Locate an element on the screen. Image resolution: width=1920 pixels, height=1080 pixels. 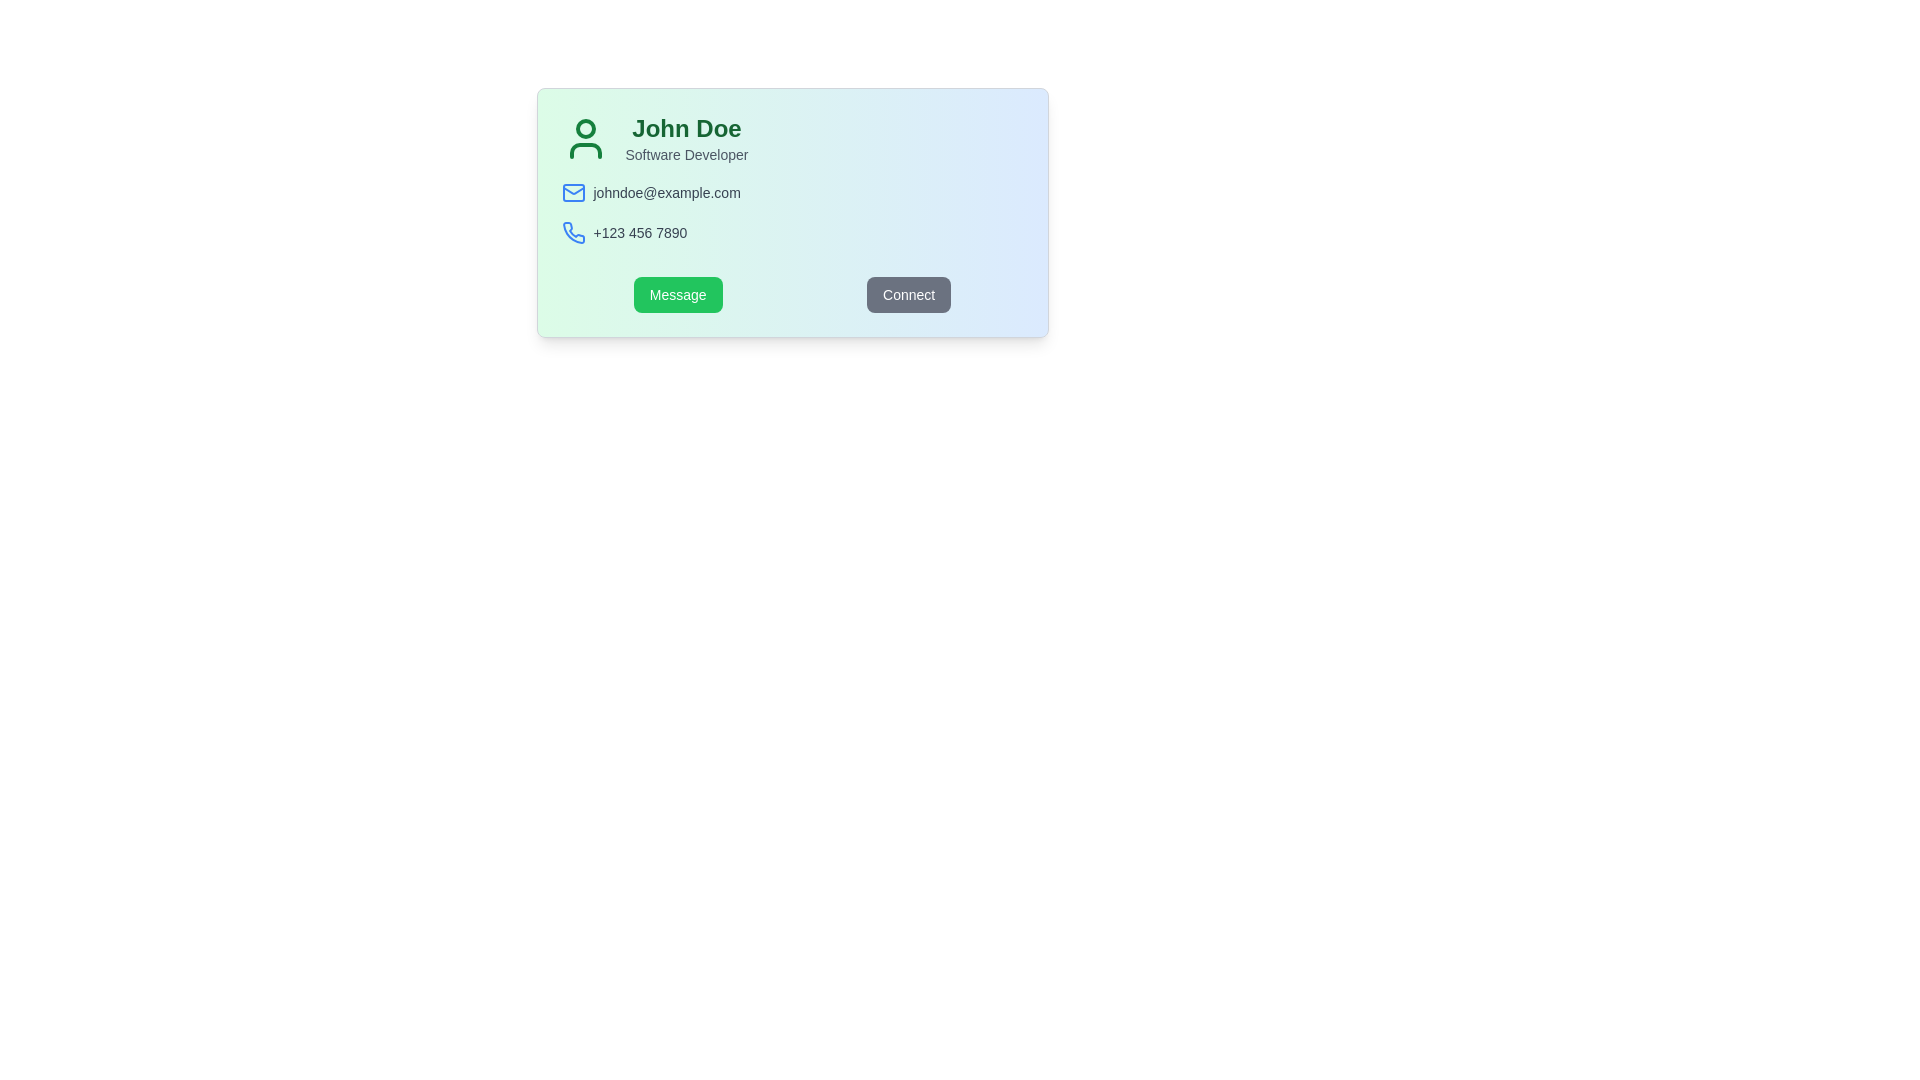
the stylized envelope fold detail of the email icon located in the top left of the card, next to the user's name and email is located at coordinates (572, 191).